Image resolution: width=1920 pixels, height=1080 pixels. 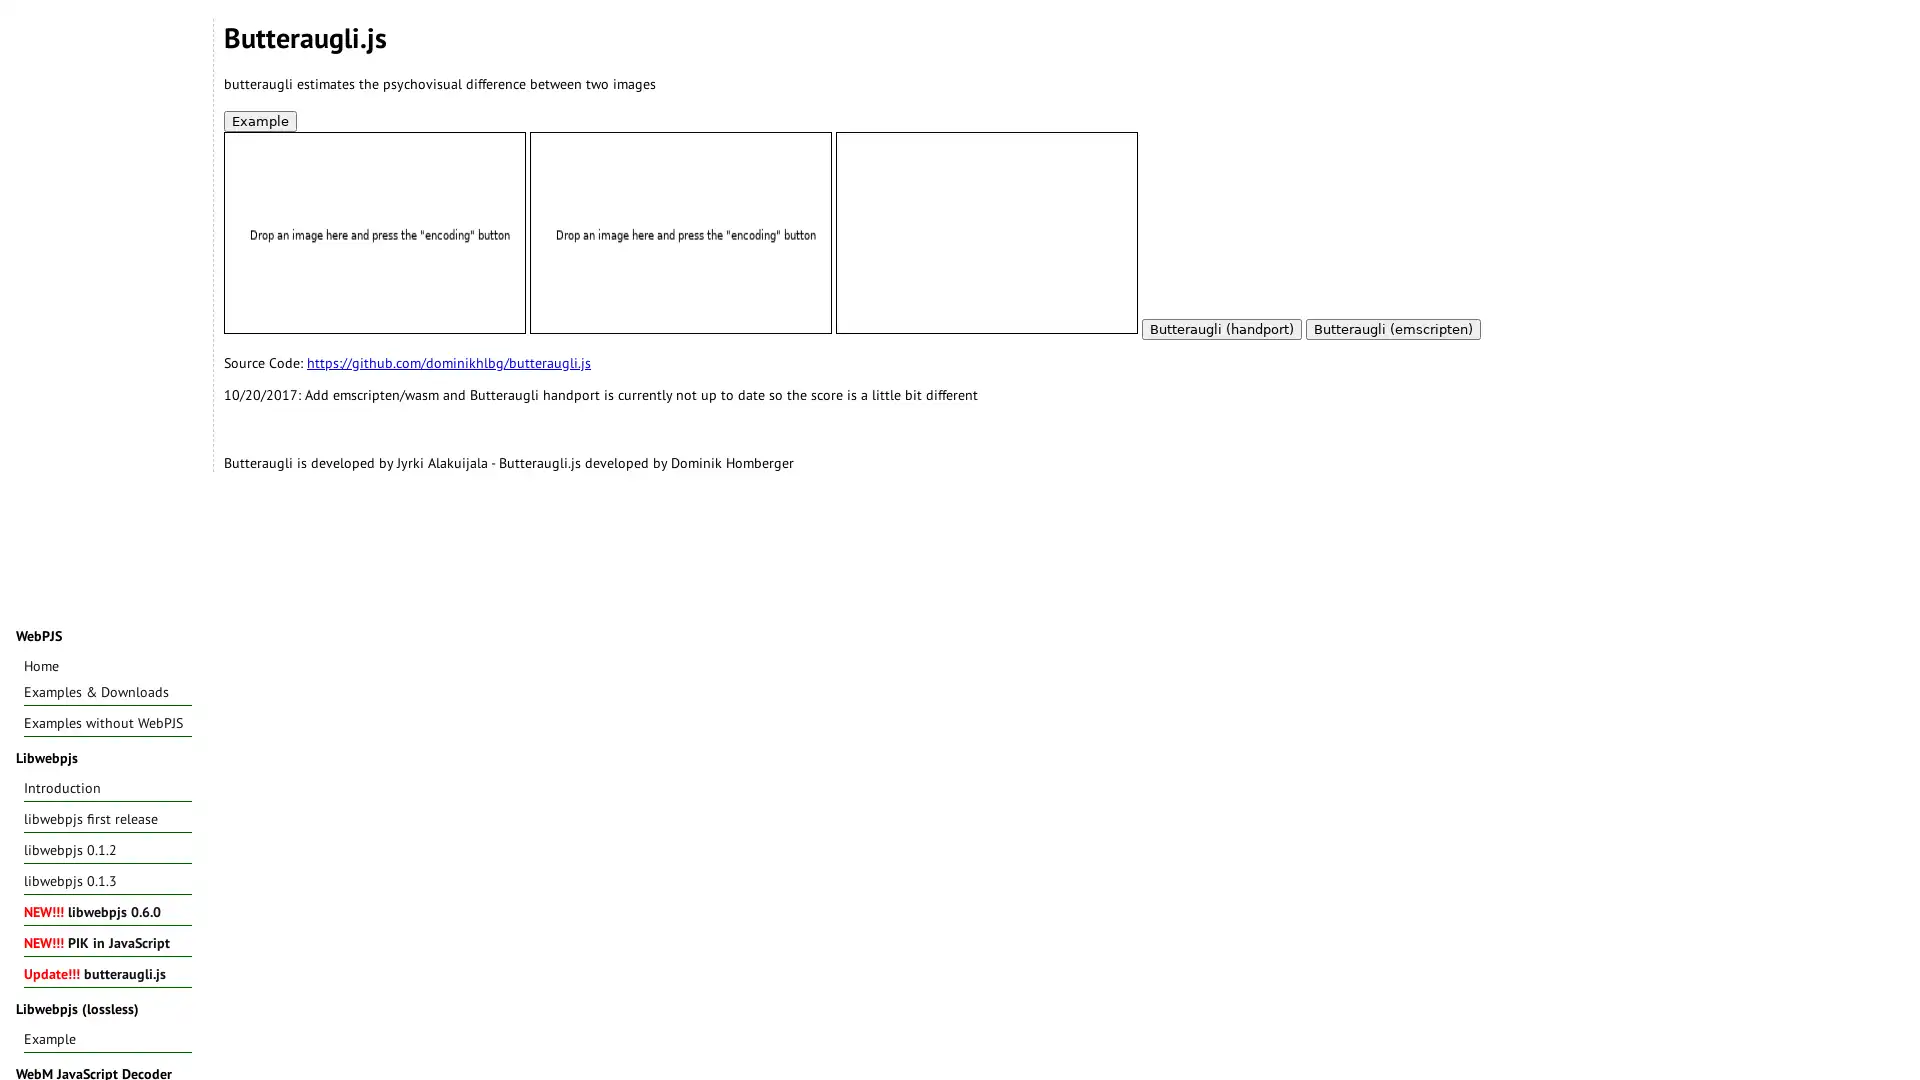 I want to click on Example, so click(x=259, y=120).